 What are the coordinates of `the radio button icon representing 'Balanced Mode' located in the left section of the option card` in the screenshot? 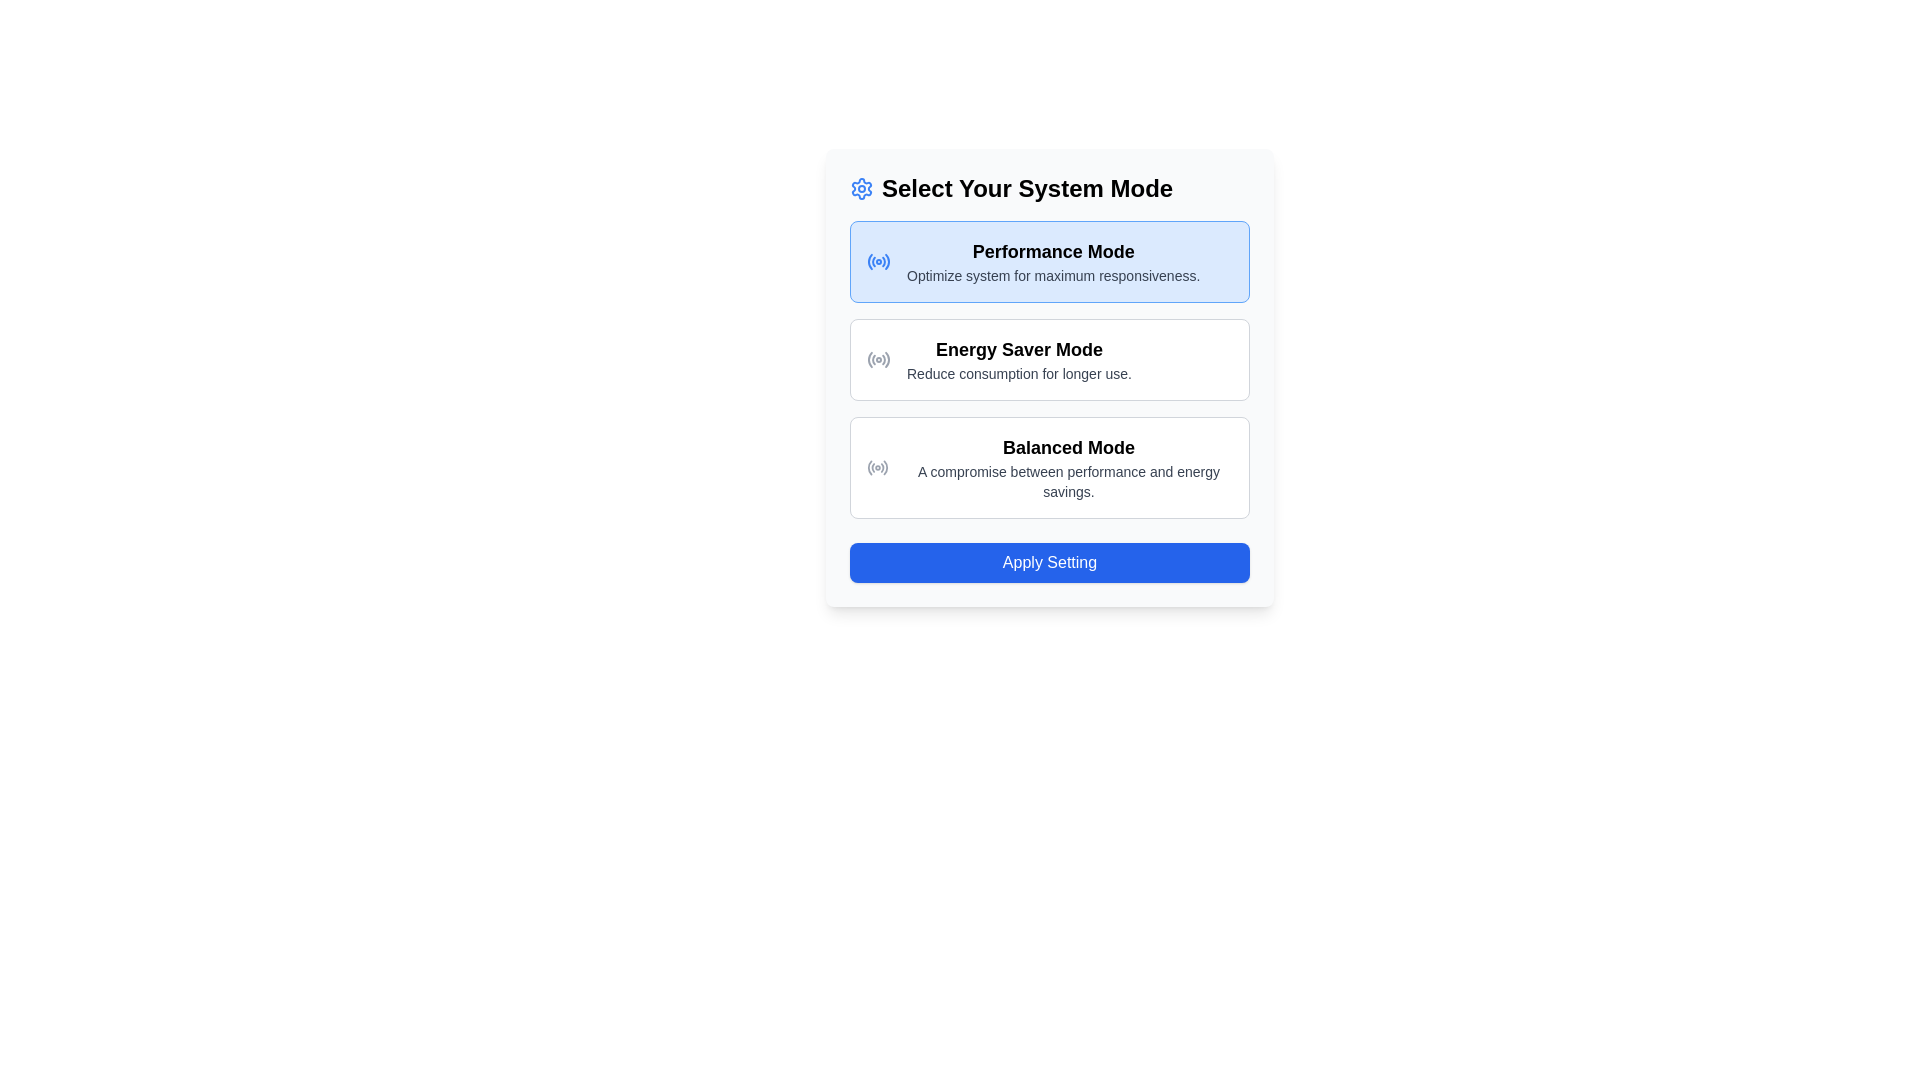 It's located at (878, 467).